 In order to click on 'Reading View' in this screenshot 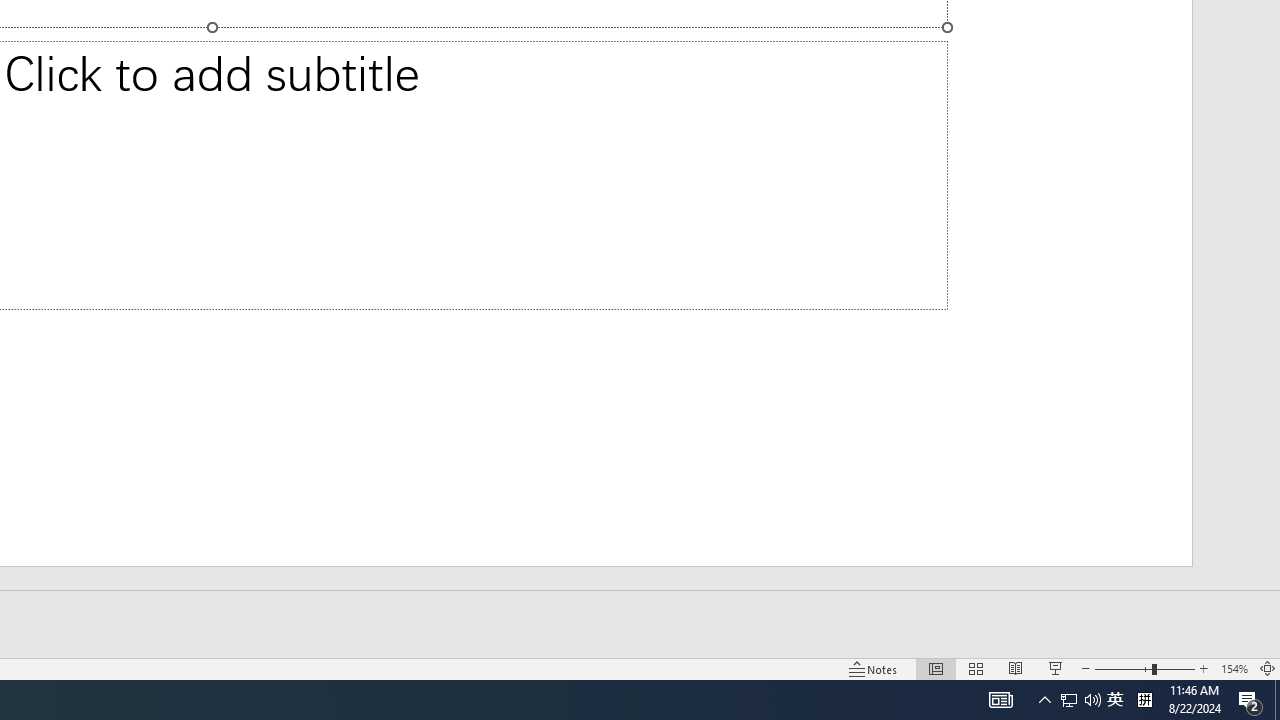, I will do `click(1015, 669)`.